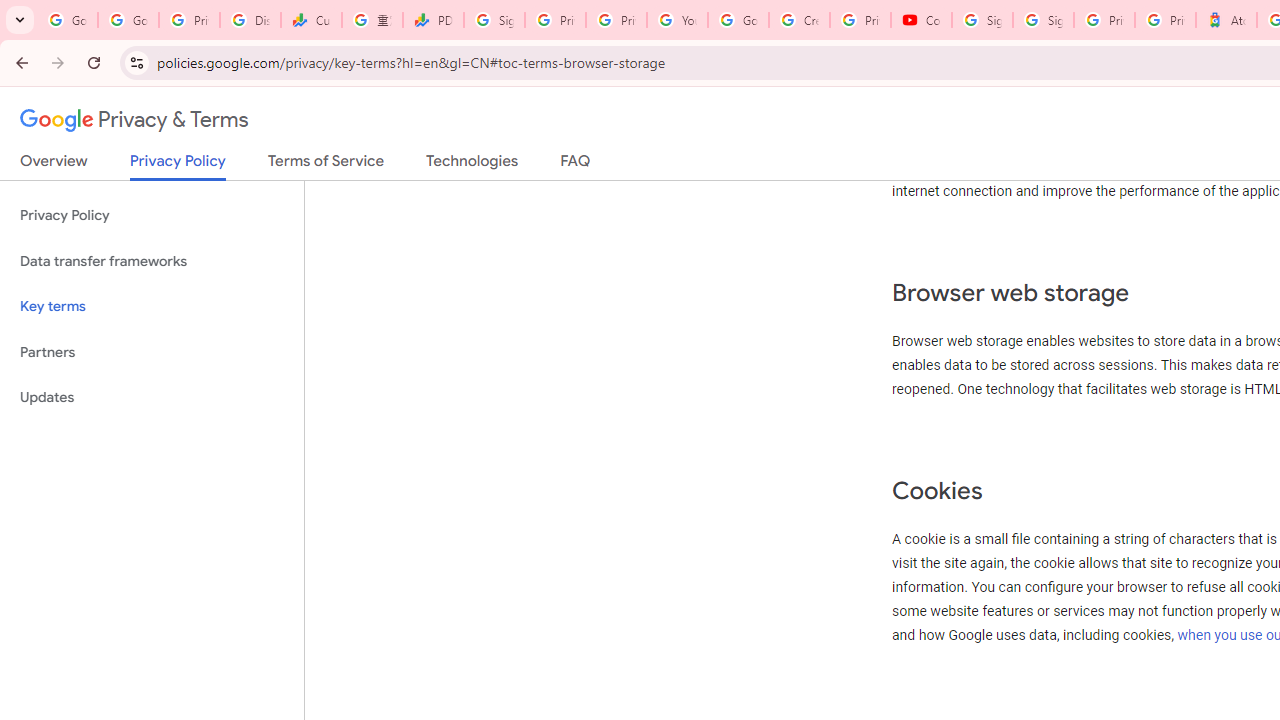  I want to click on 'Google Account Help', so click(737, 20).